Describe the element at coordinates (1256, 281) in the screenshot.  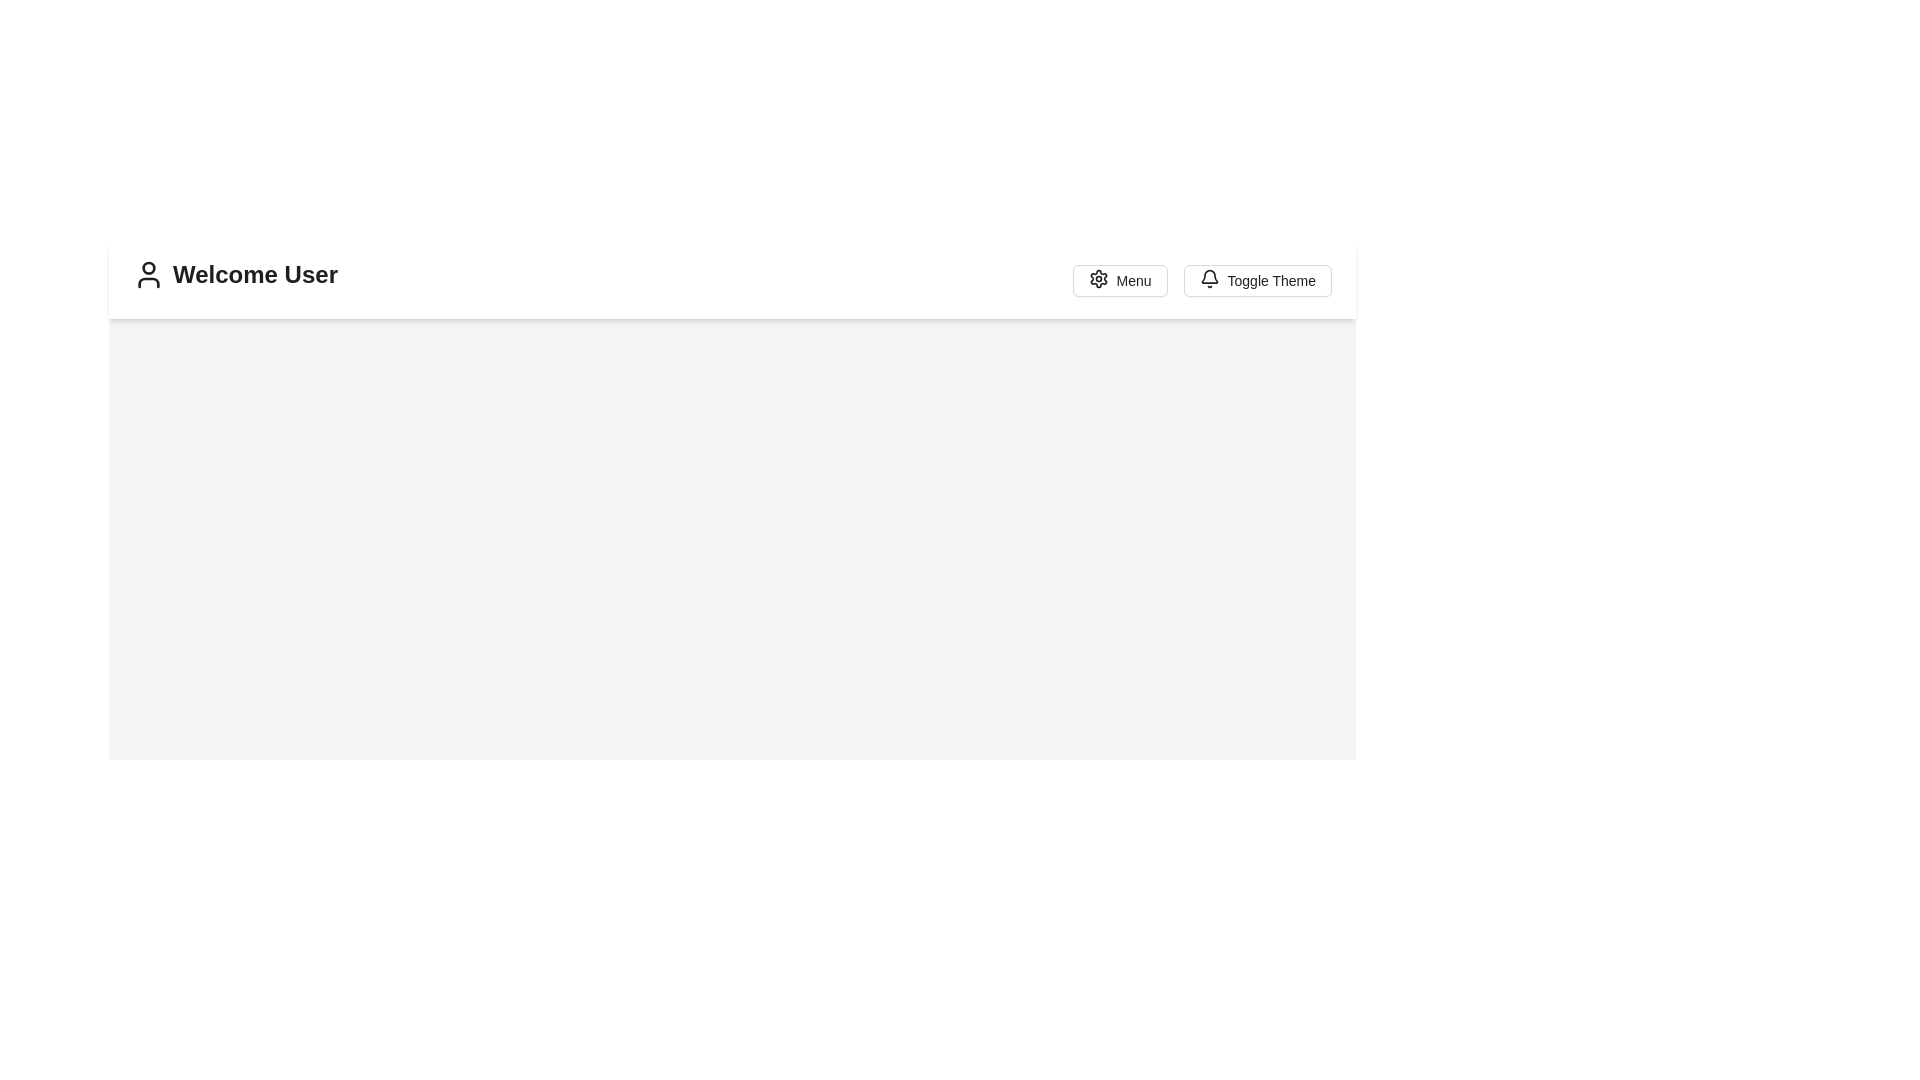
I see `the theme toggle button located in the top-right corner of the interface to switch between light and dark themes` at that location.